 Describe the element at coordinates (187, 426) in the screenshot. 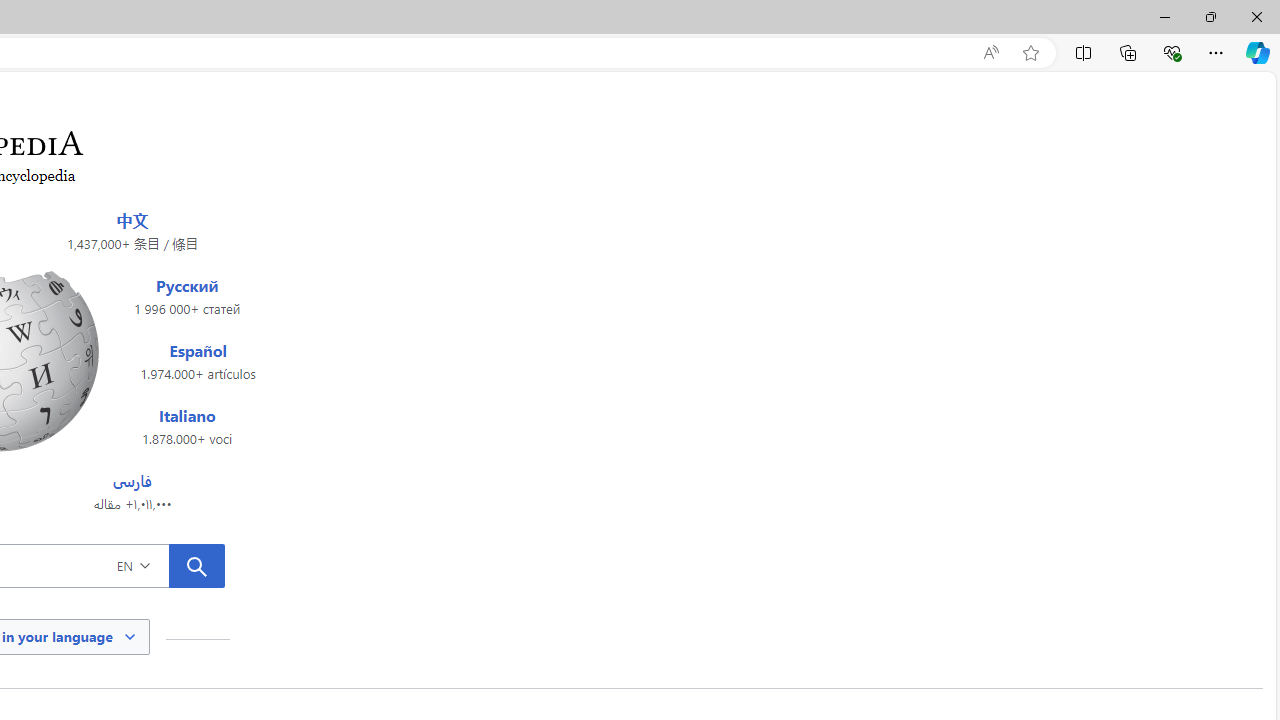

I see `'Italiano 1.878.000+ voci'` at that location.